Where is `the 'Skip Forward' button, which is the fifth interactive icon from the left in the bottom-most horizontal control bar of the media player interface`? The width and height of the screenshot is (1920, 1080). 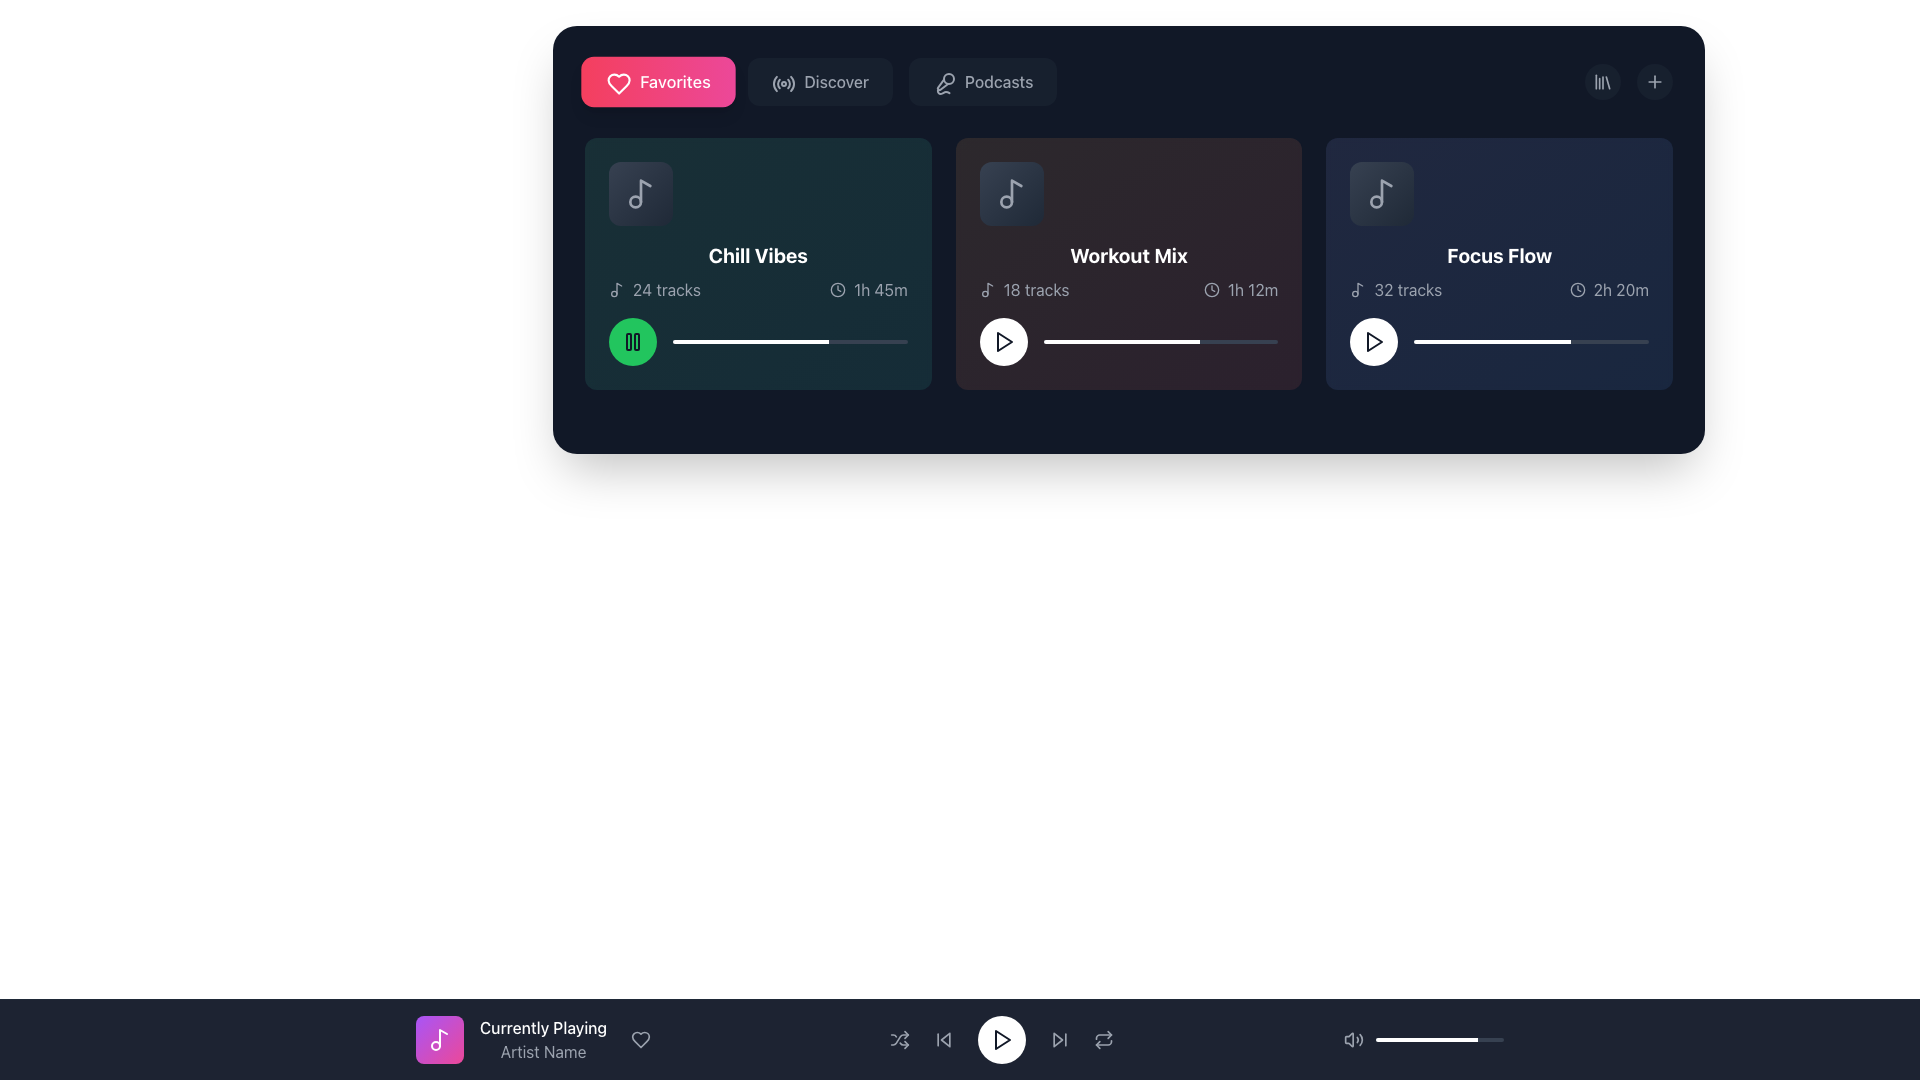 the 'Skip Forward' button, which is the fifth interactive icon from the left in the bottom-most horizontal control bar of the media player interface is located at coordinates (1058, 1039).